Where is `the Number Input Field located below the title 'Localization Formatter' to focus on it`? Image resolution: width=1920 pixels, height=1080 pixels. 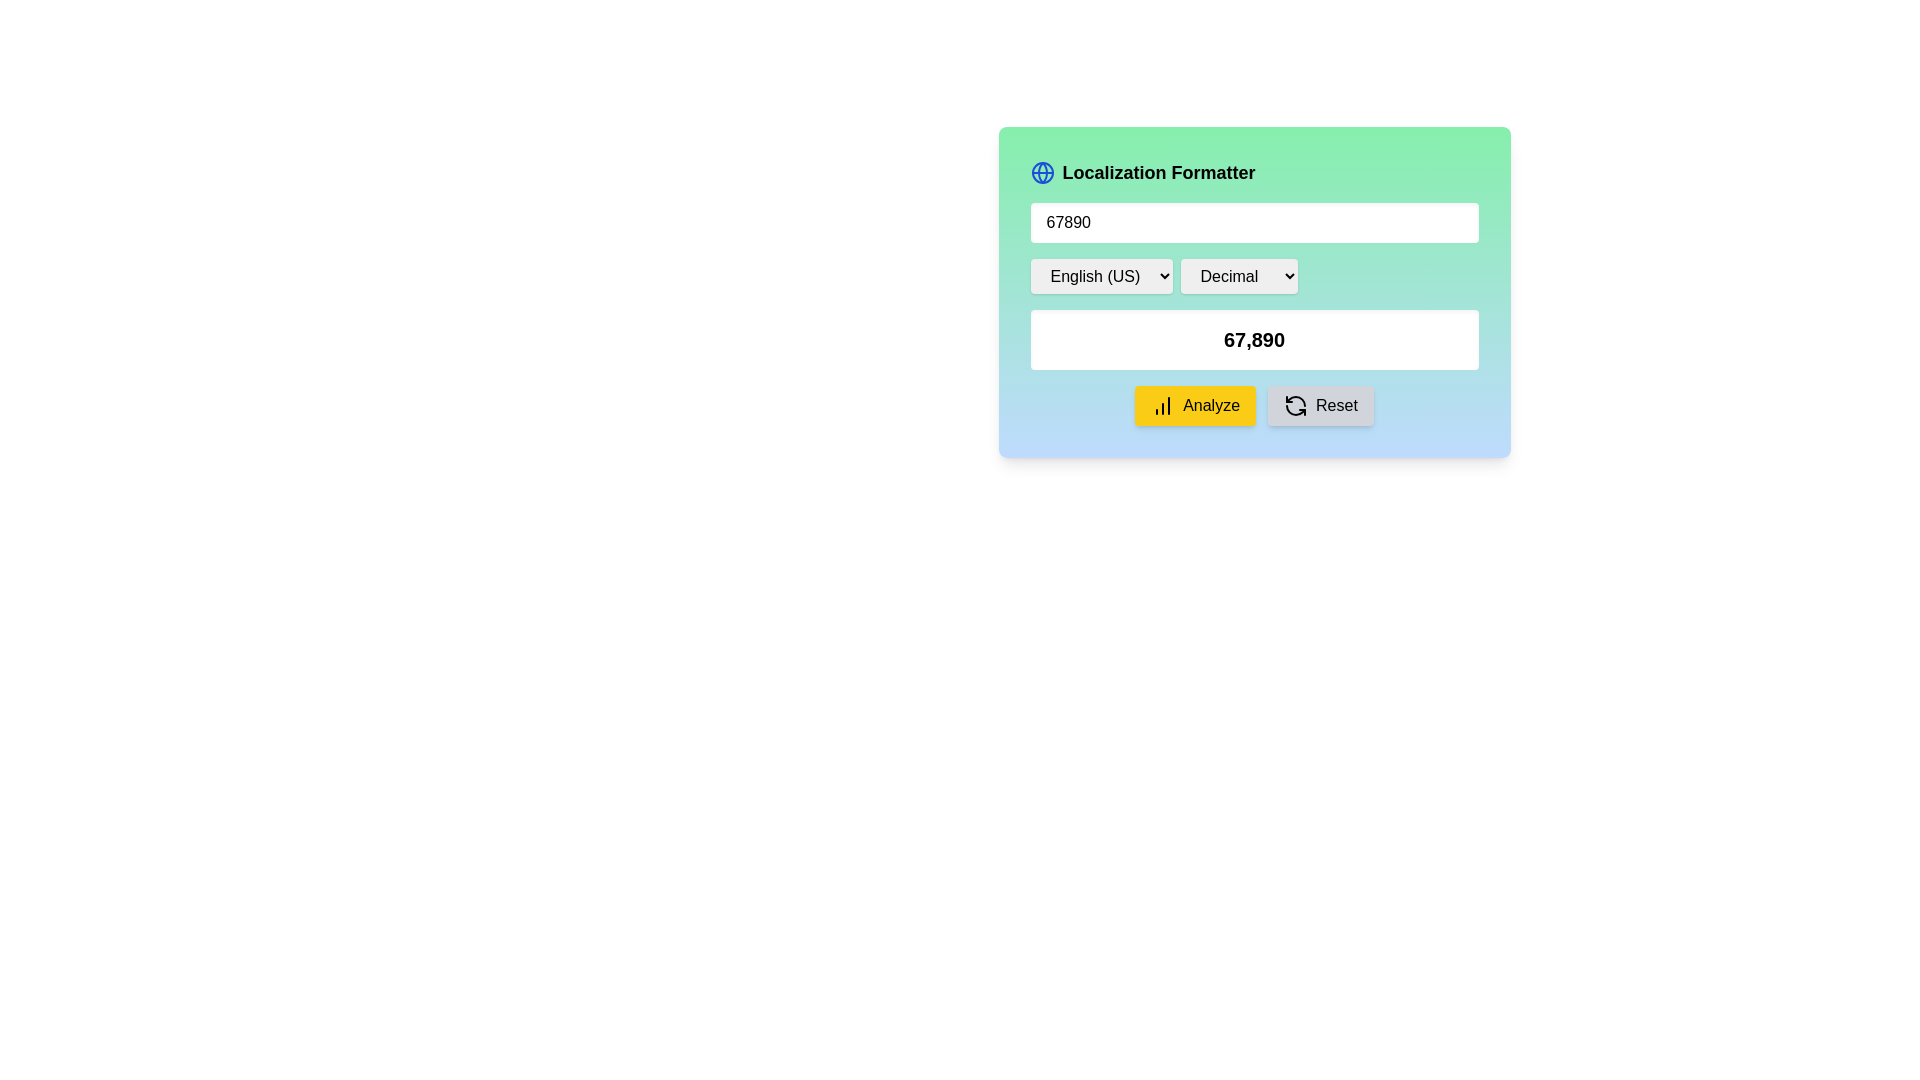
the Number Input Field located below the title 'Localization Formatter' to focus on it is located at coordinates (1253, 223).